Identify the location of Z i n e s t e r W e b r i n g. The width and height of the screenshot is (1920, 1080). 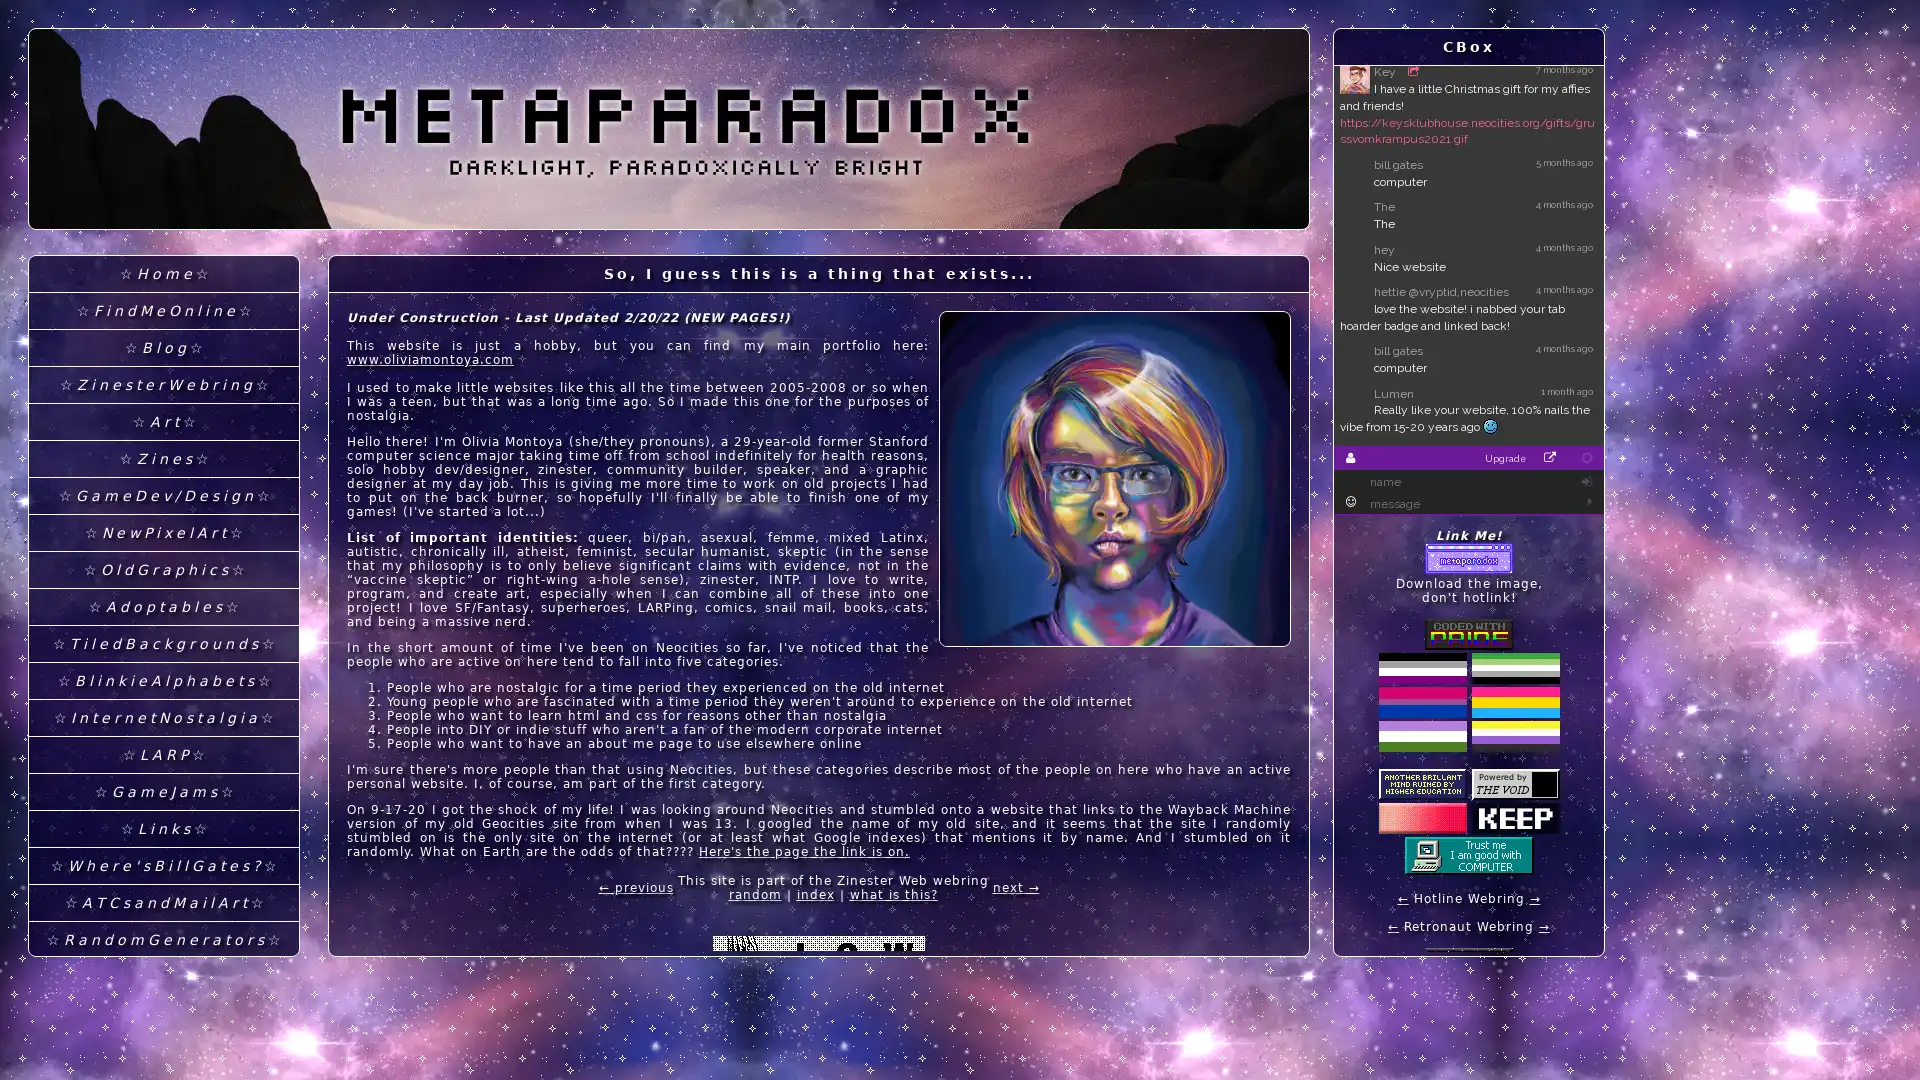
(163, 385).